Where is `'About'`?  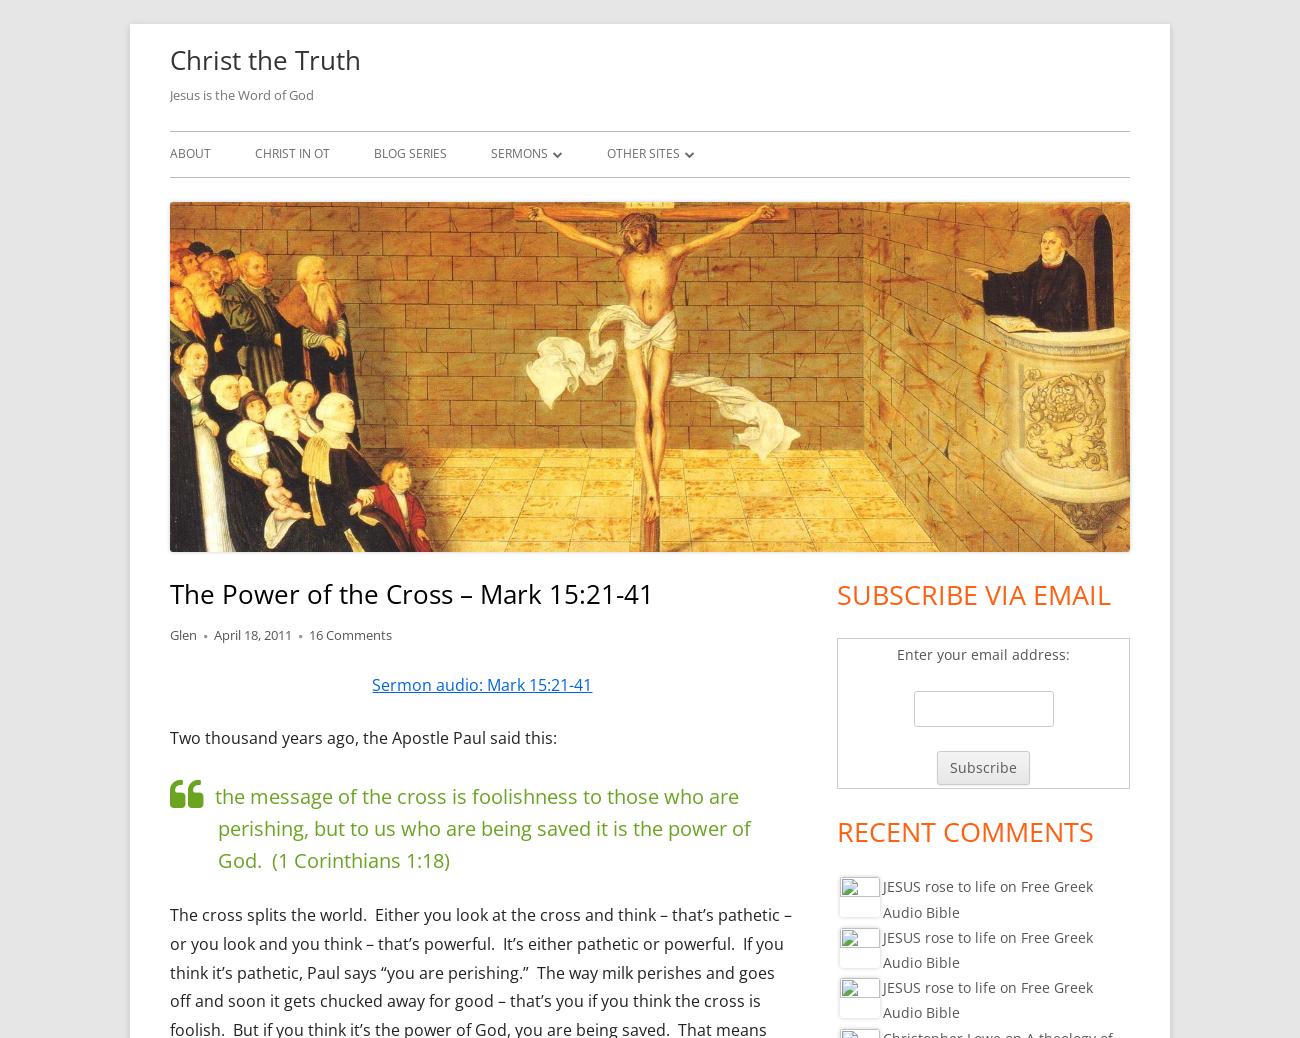
'About' is located at coordinates (190, 152).